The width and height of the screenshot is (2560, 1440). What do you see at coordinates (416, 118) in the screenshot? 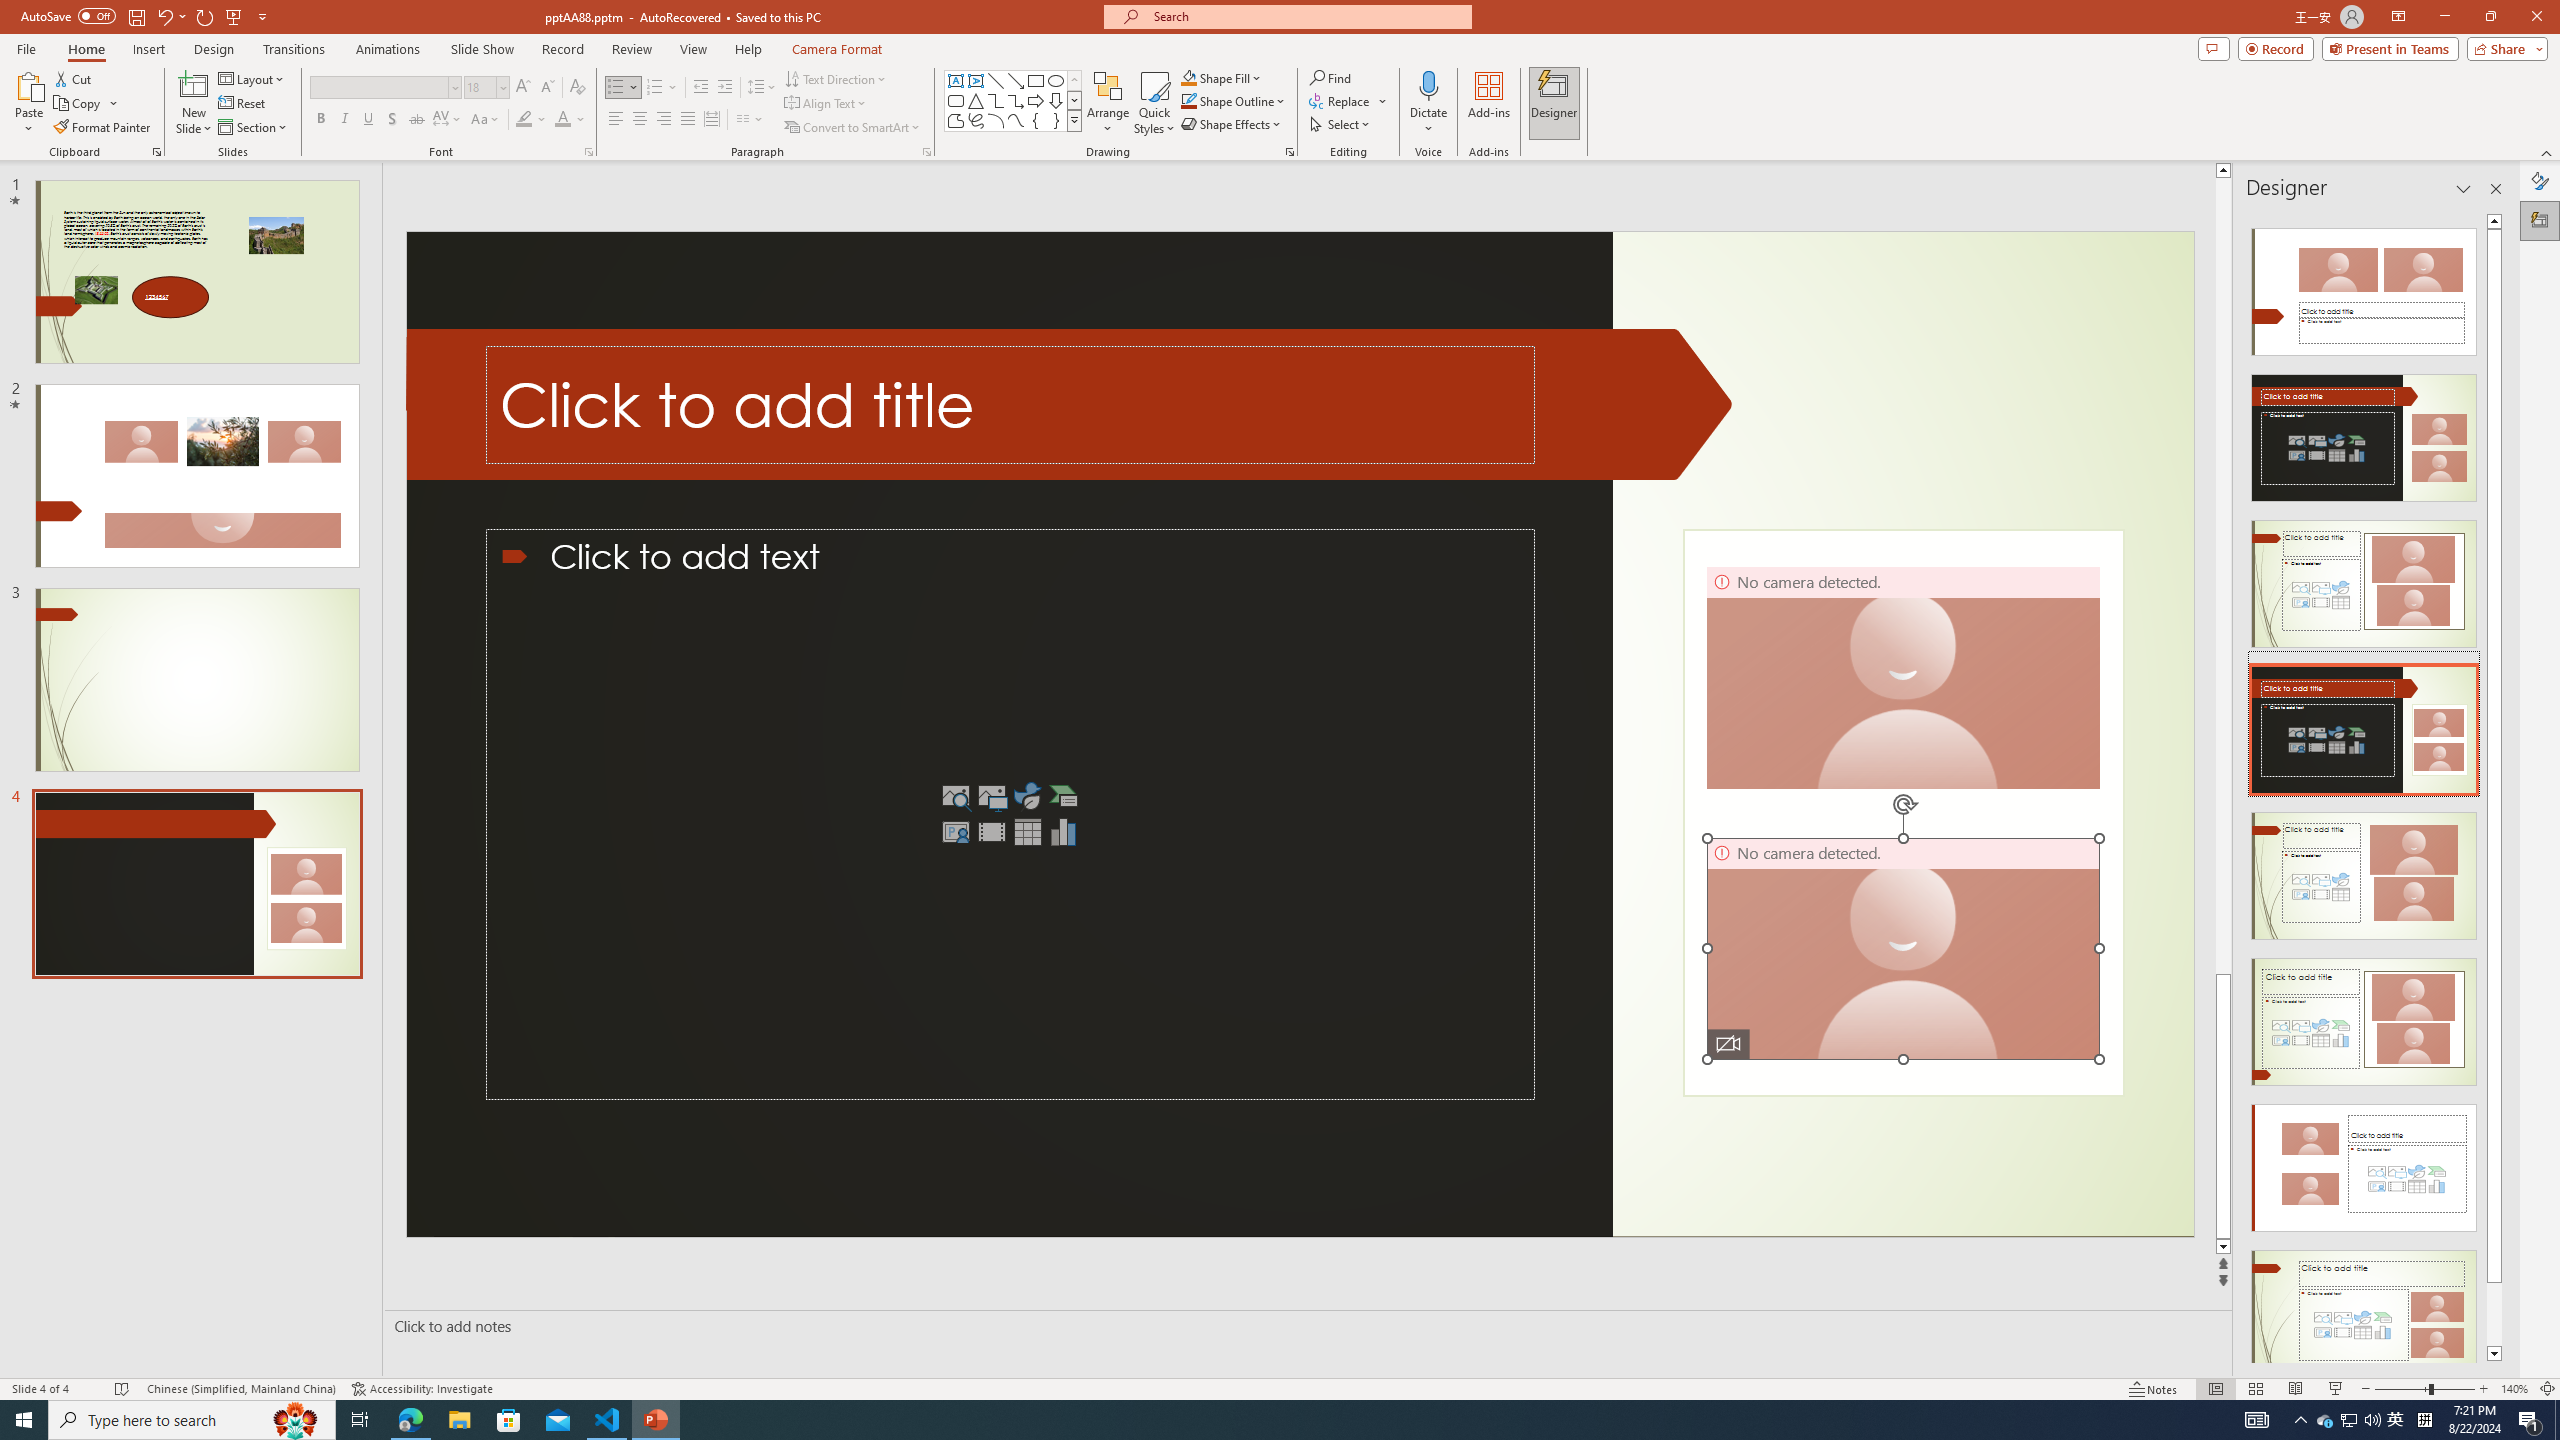
I see `'Strikethrough'` at bounding box center [416, 118].